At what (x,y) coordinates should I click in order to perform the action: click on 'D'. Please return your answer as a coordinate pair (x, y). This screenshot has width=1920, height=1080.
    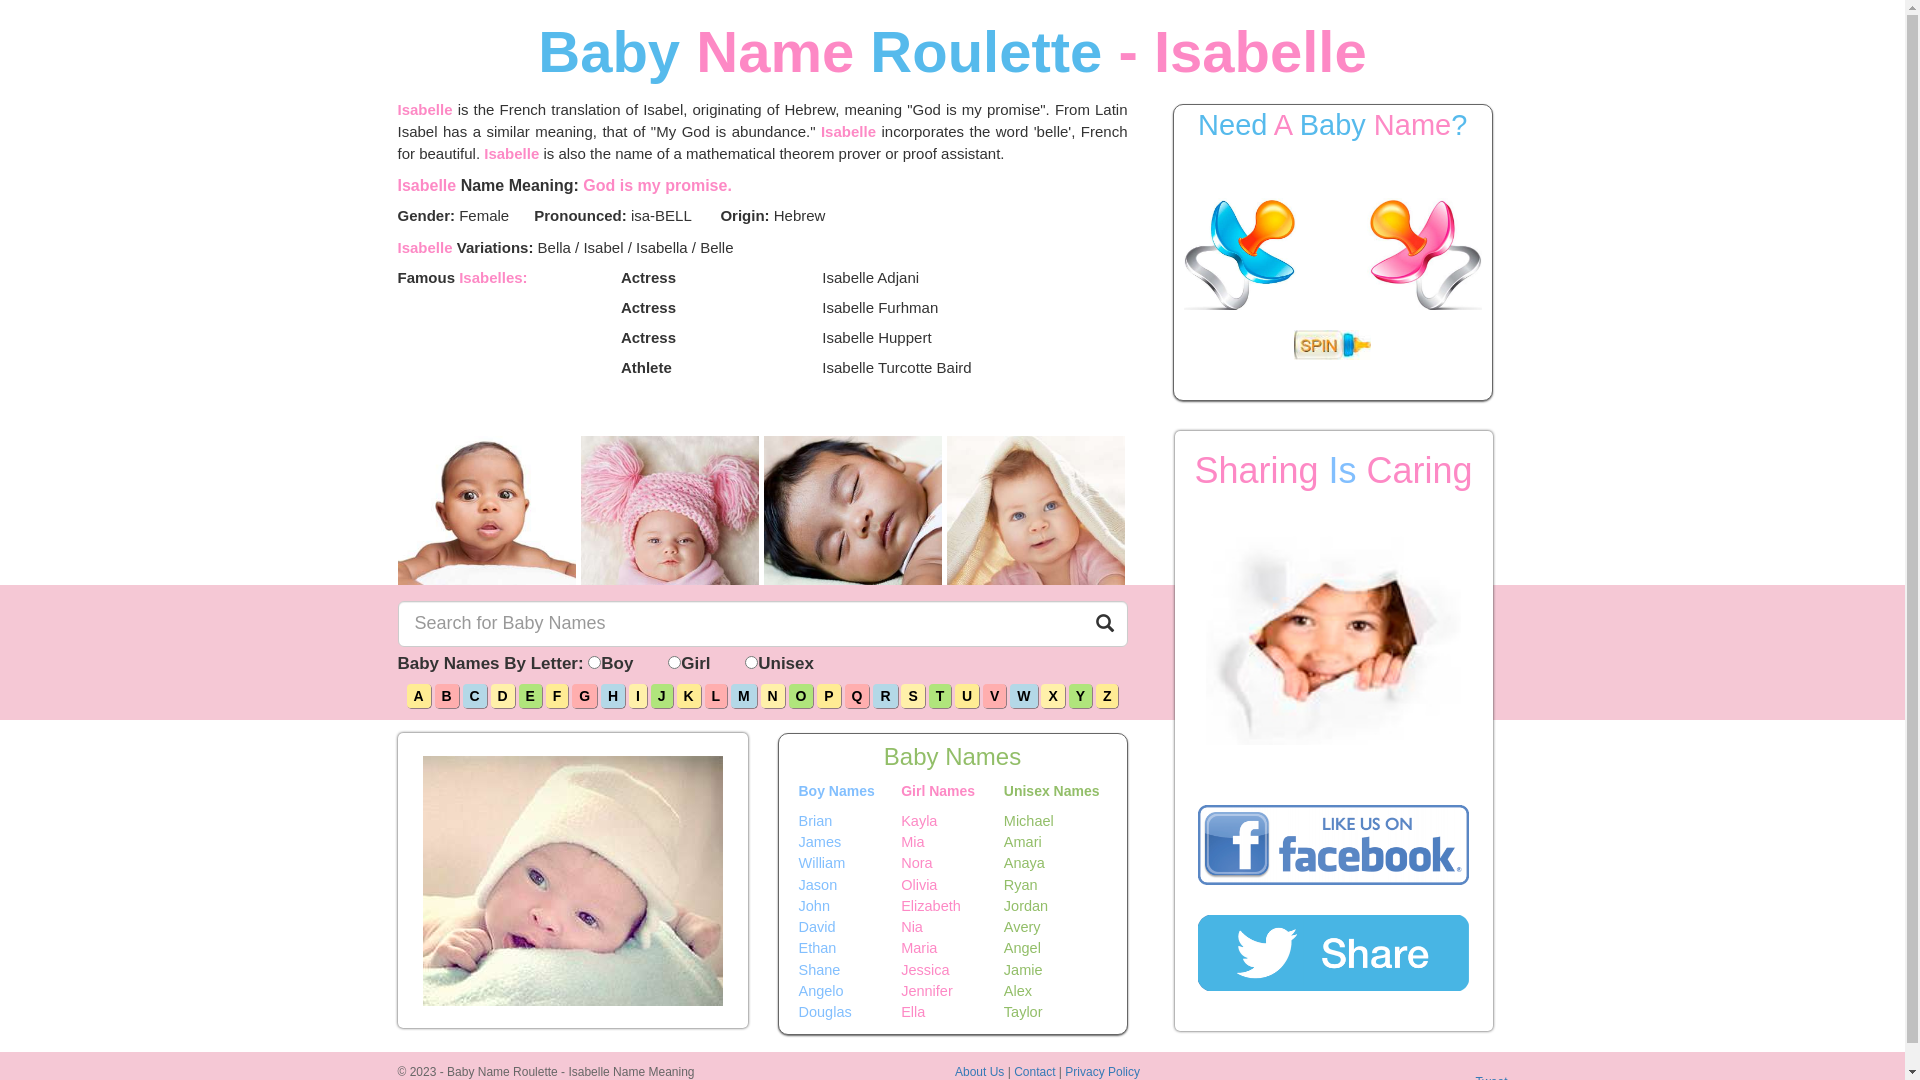
    Looking at the image, I should click on (490, 694).